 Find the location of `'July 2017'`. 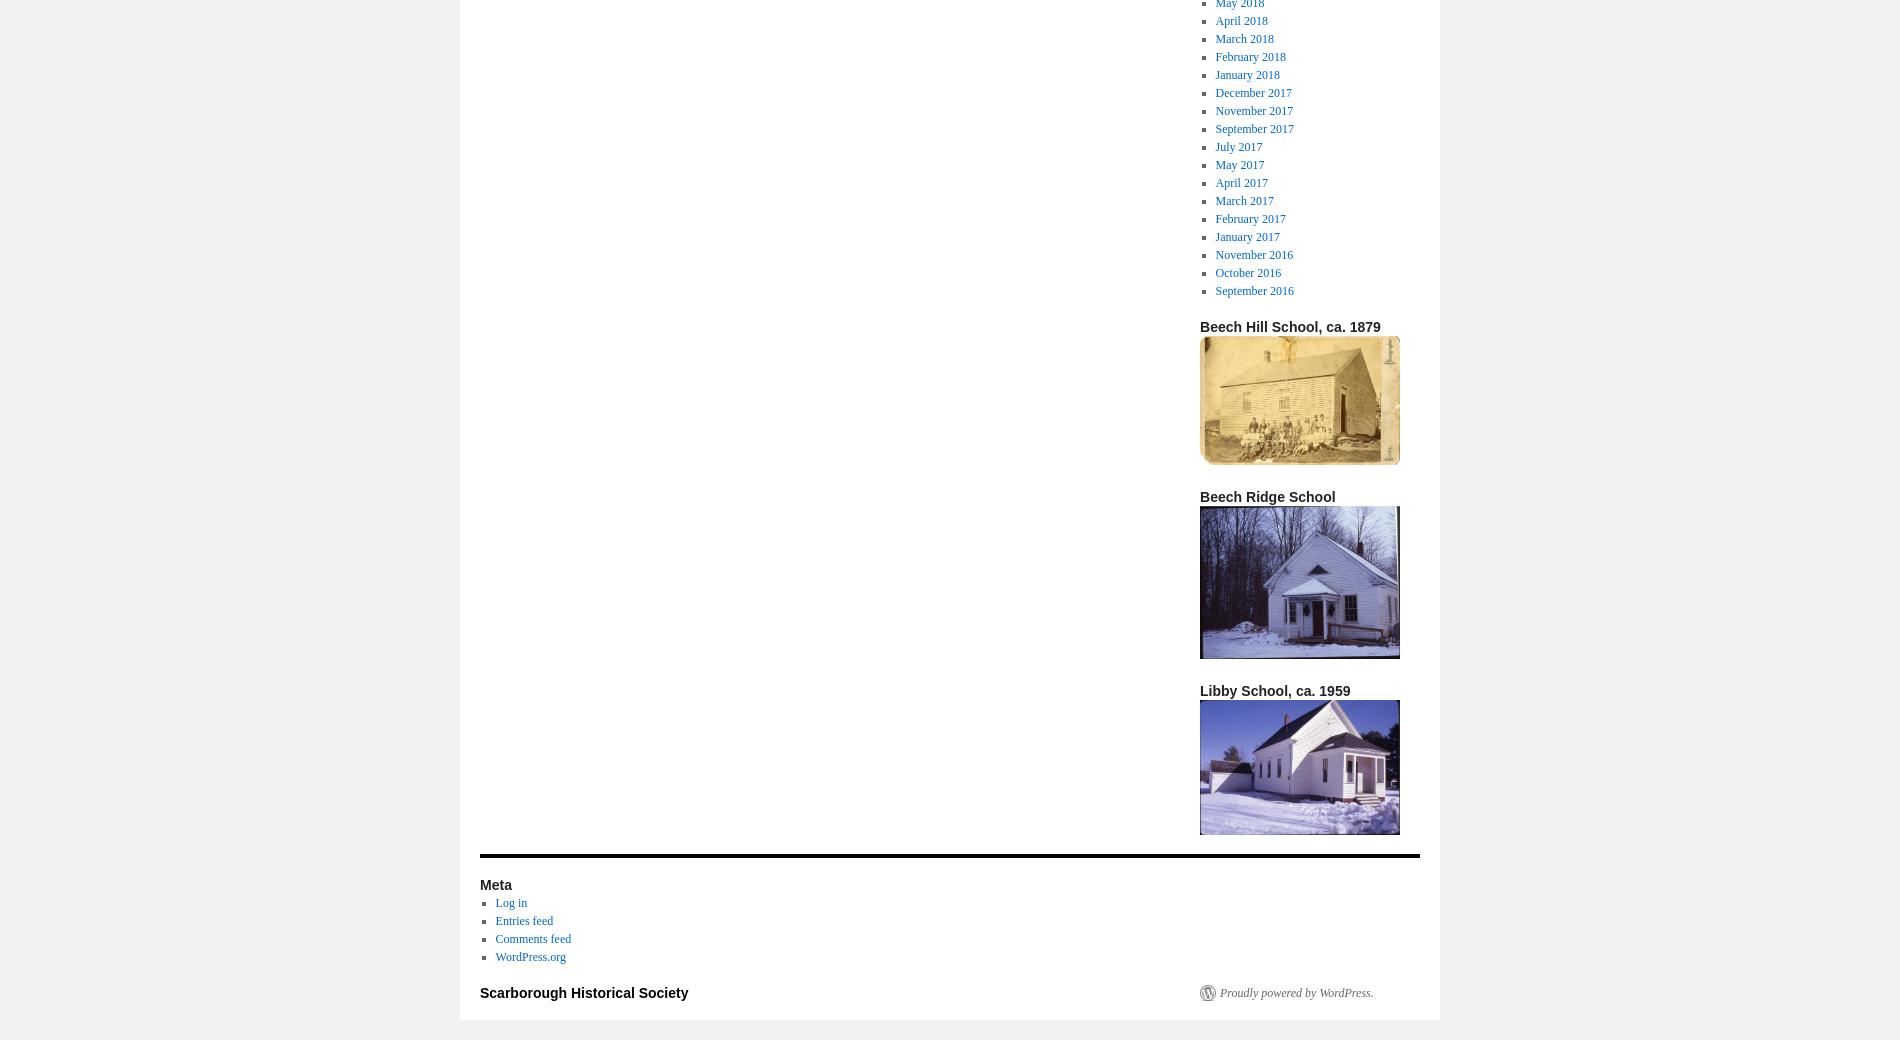

'July 2017' is located at coordinates (1237, 146).